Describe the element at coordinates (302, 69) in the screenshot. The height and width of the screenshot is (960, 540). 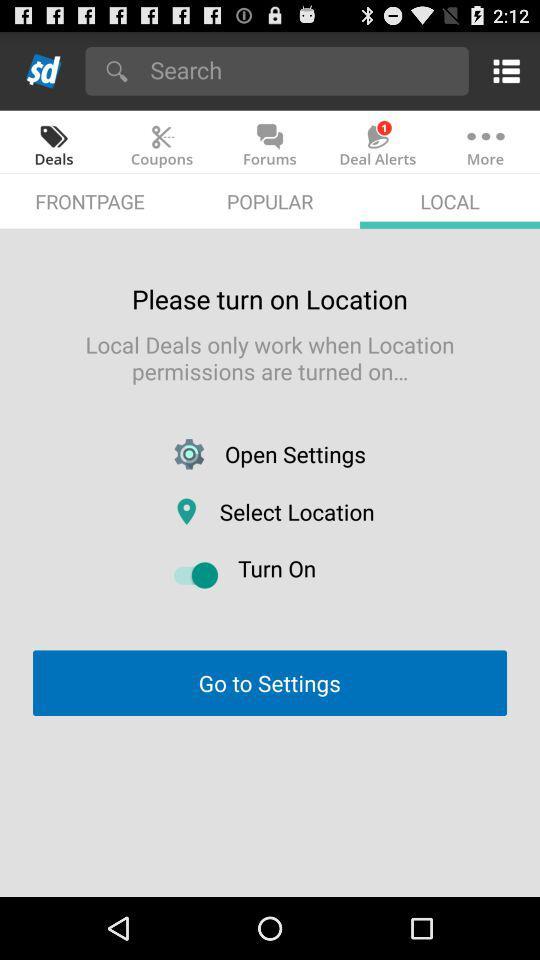
I see `search criteria` at that location.